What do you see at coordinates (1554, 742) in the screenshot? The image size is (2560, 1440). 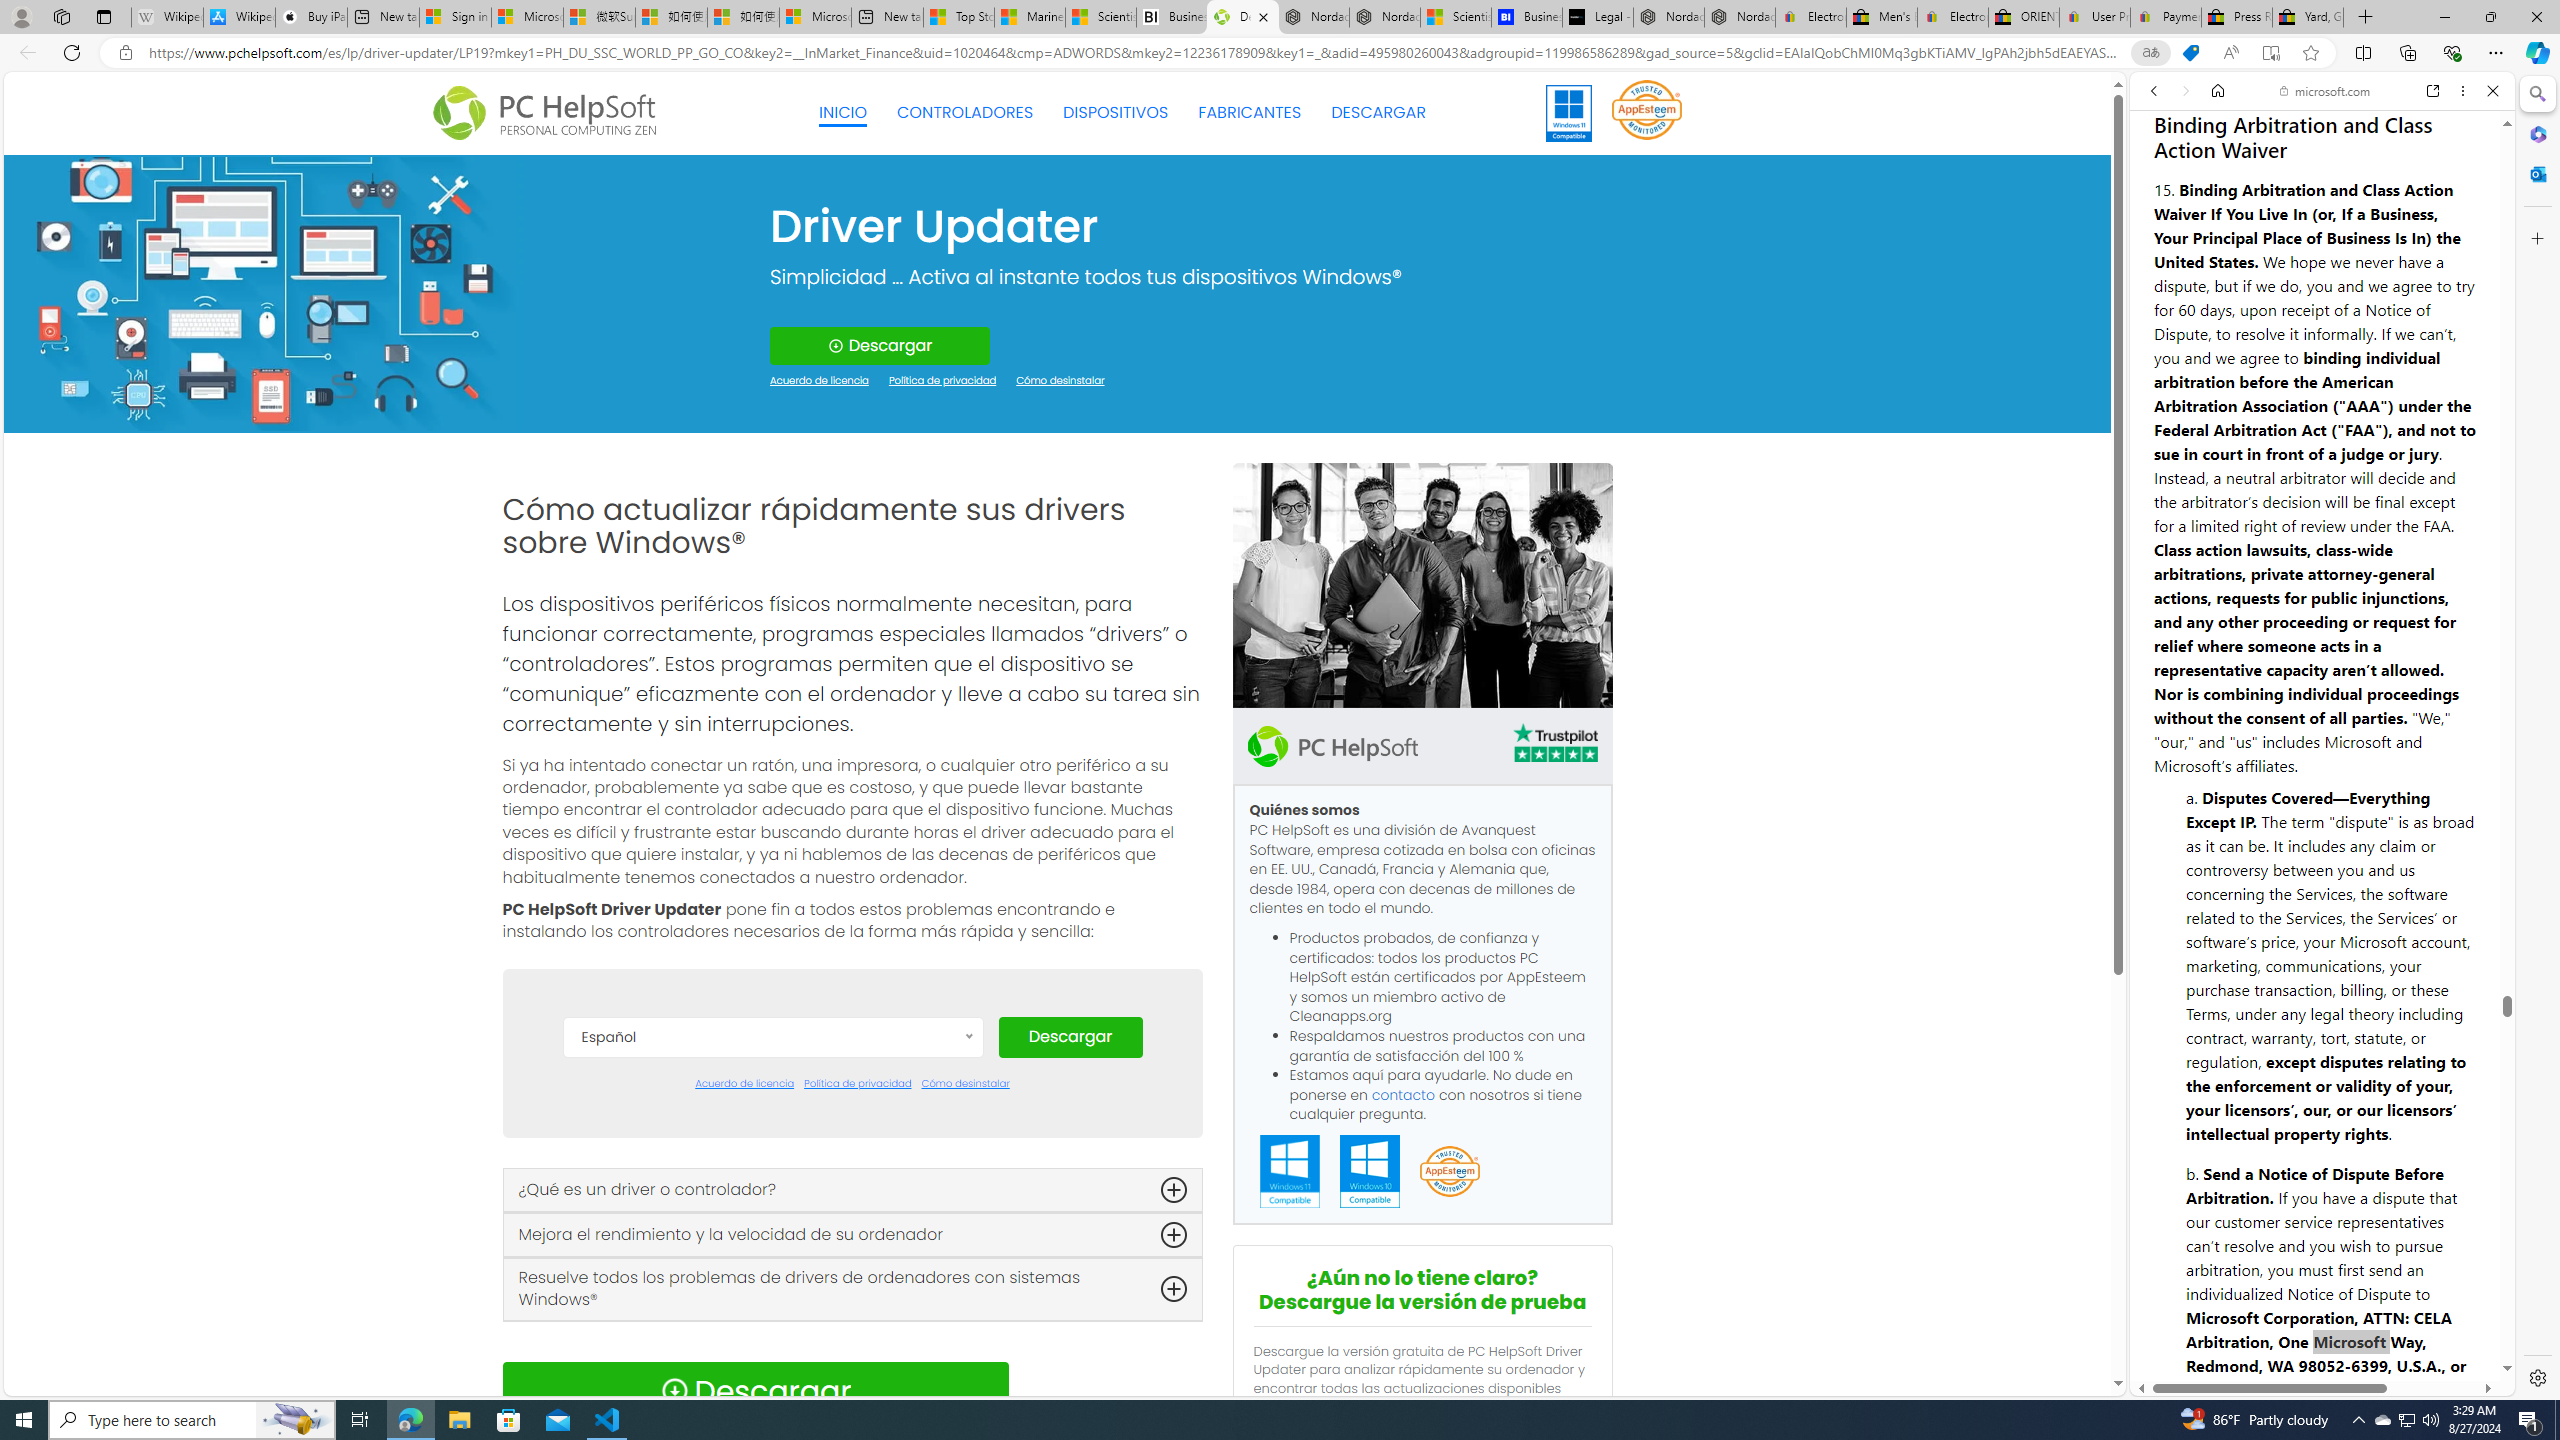 I see `'TrustPilot'` at bounding box center [1554, 742].